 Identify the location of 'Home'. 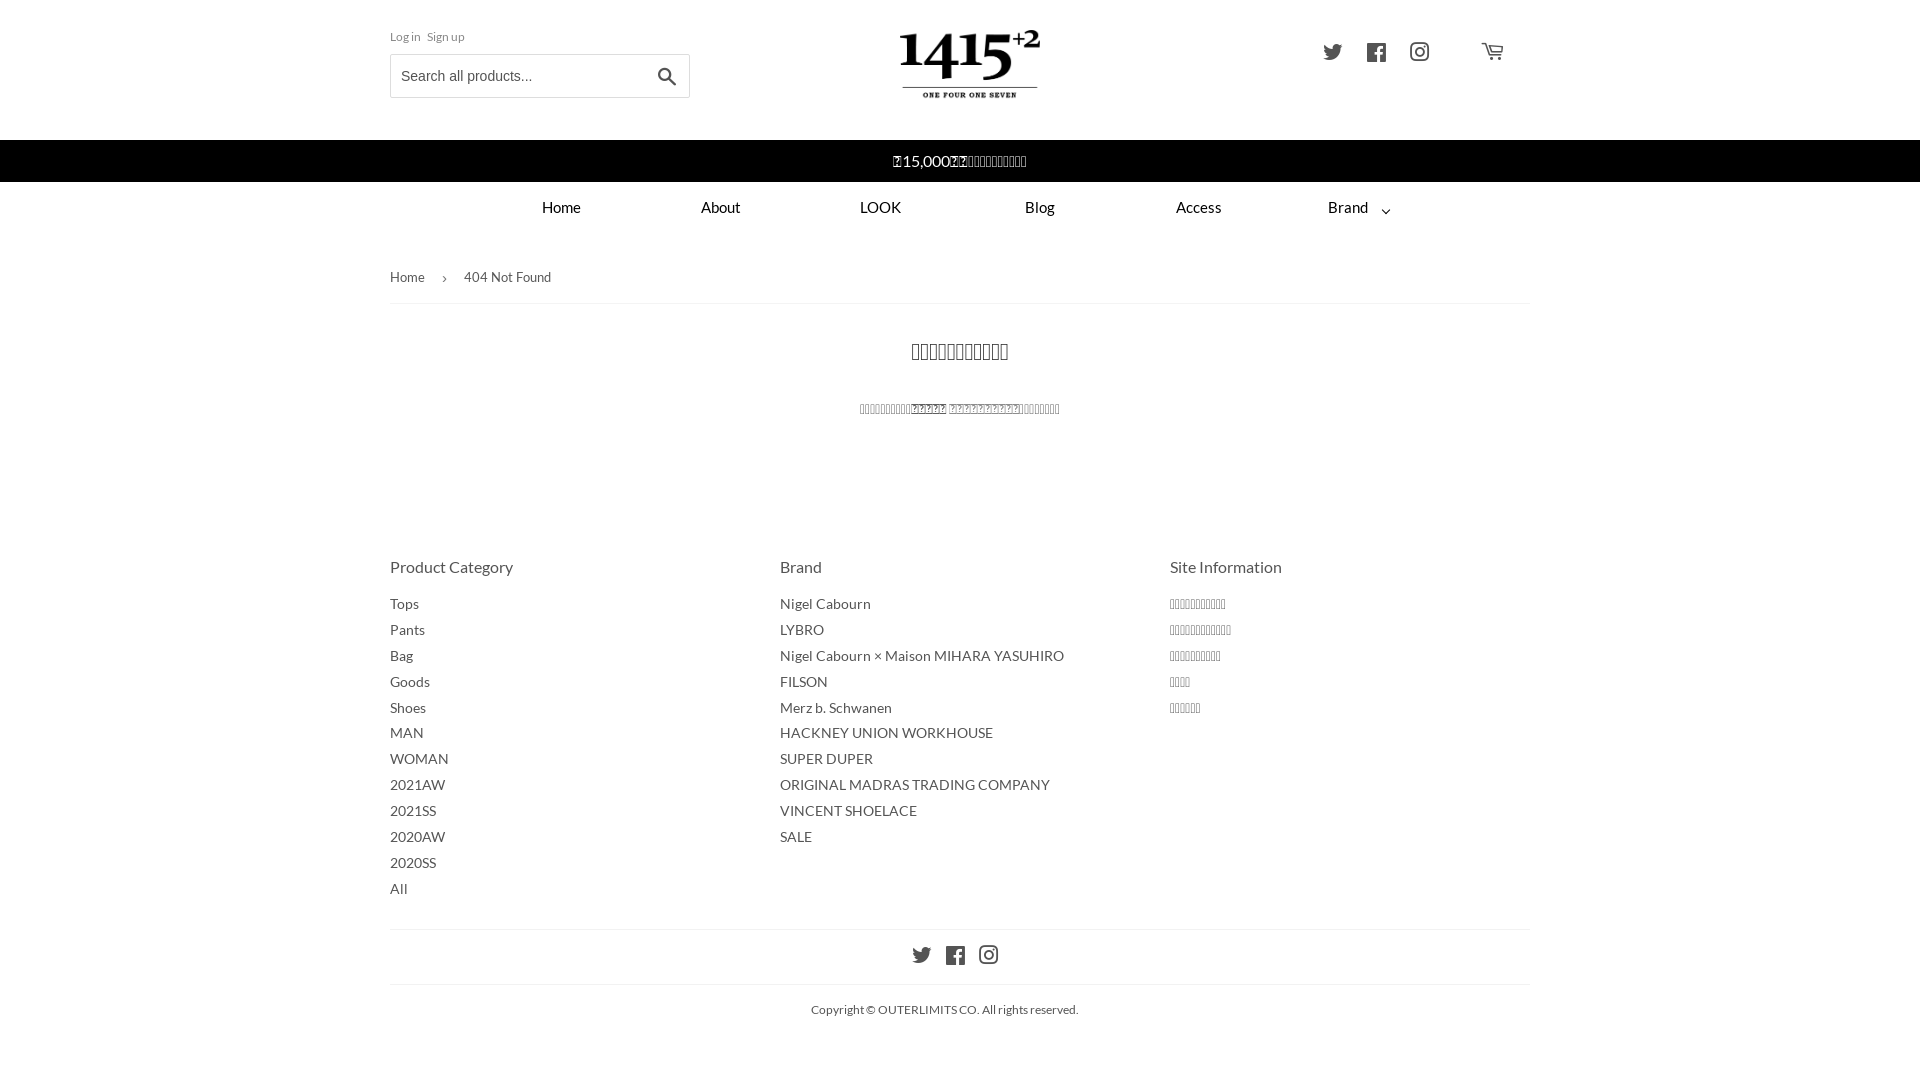
(560, 207).